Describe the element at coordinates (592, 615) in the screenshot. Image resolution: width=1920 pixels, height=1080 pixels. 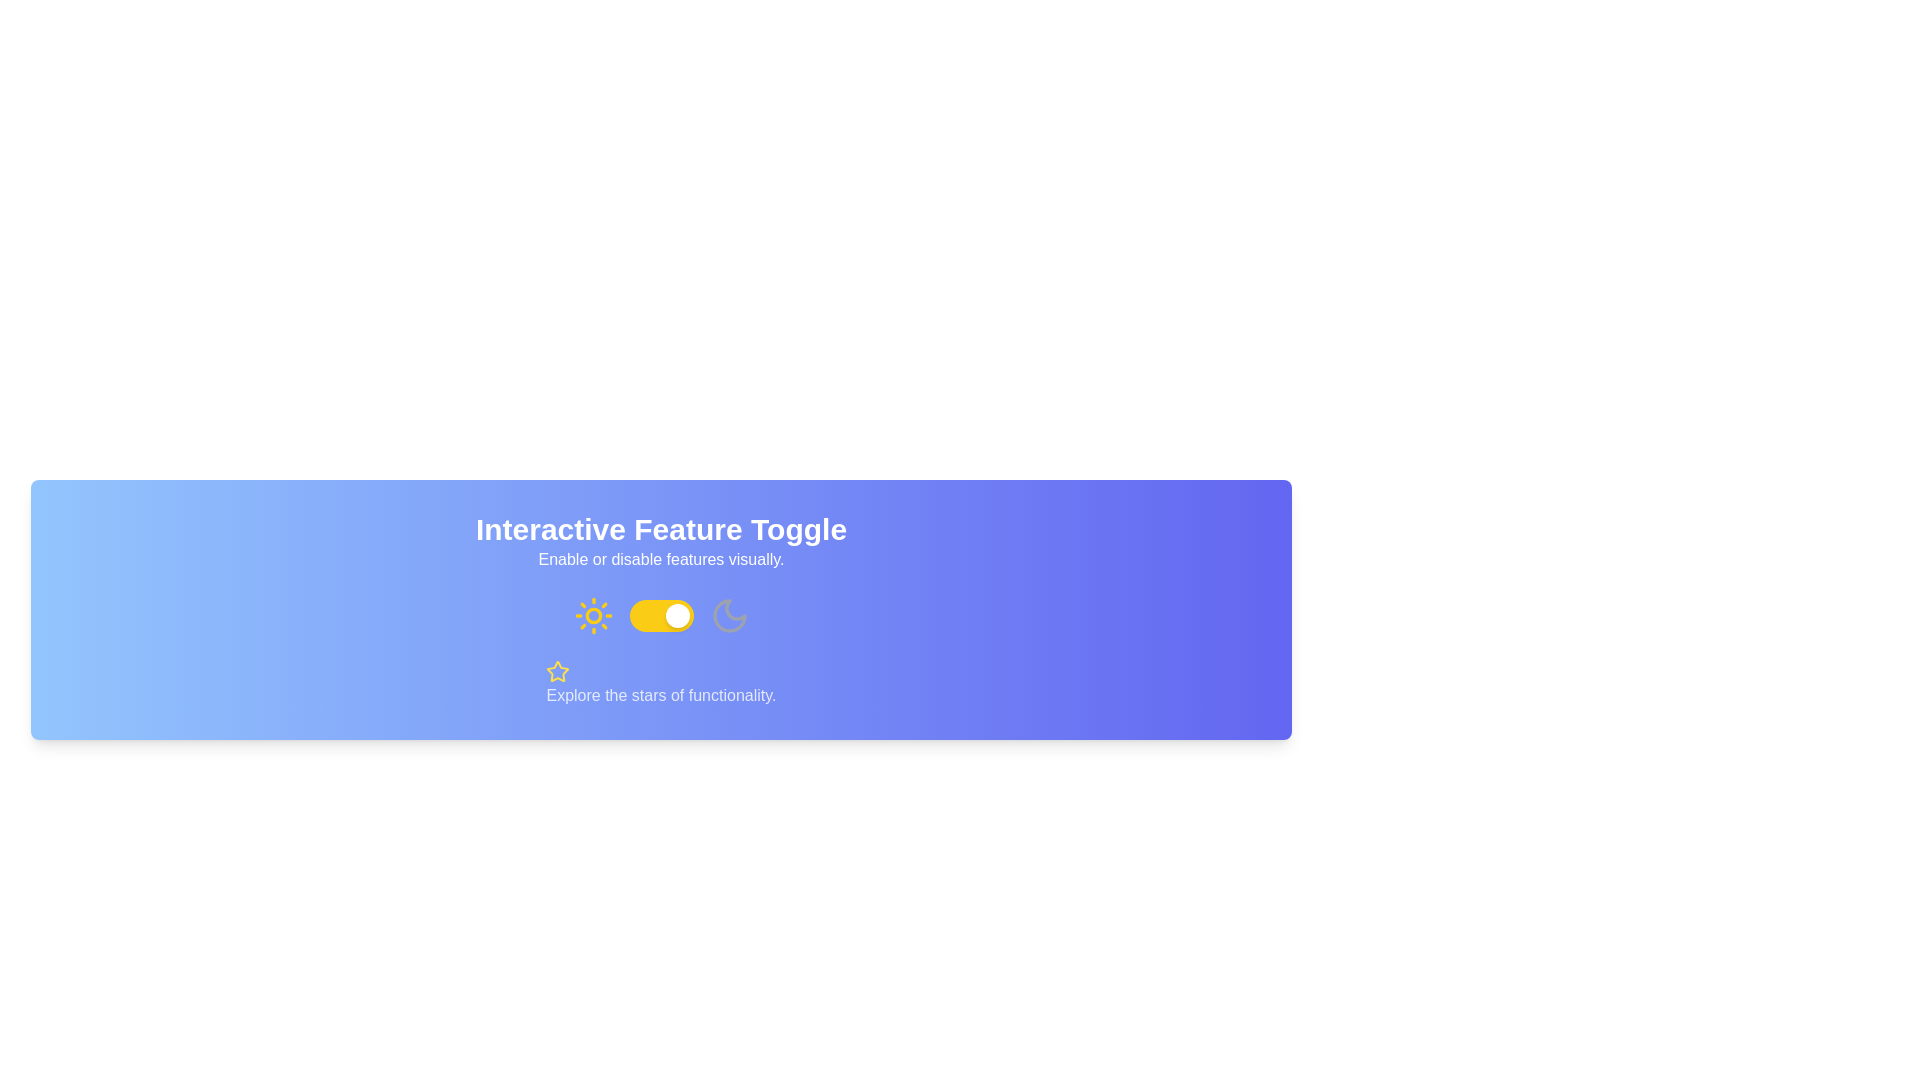
I see `the filled circle located at the center of the sun-like icon in the interface, which is part of a yellow-themed sun icon` at that location.